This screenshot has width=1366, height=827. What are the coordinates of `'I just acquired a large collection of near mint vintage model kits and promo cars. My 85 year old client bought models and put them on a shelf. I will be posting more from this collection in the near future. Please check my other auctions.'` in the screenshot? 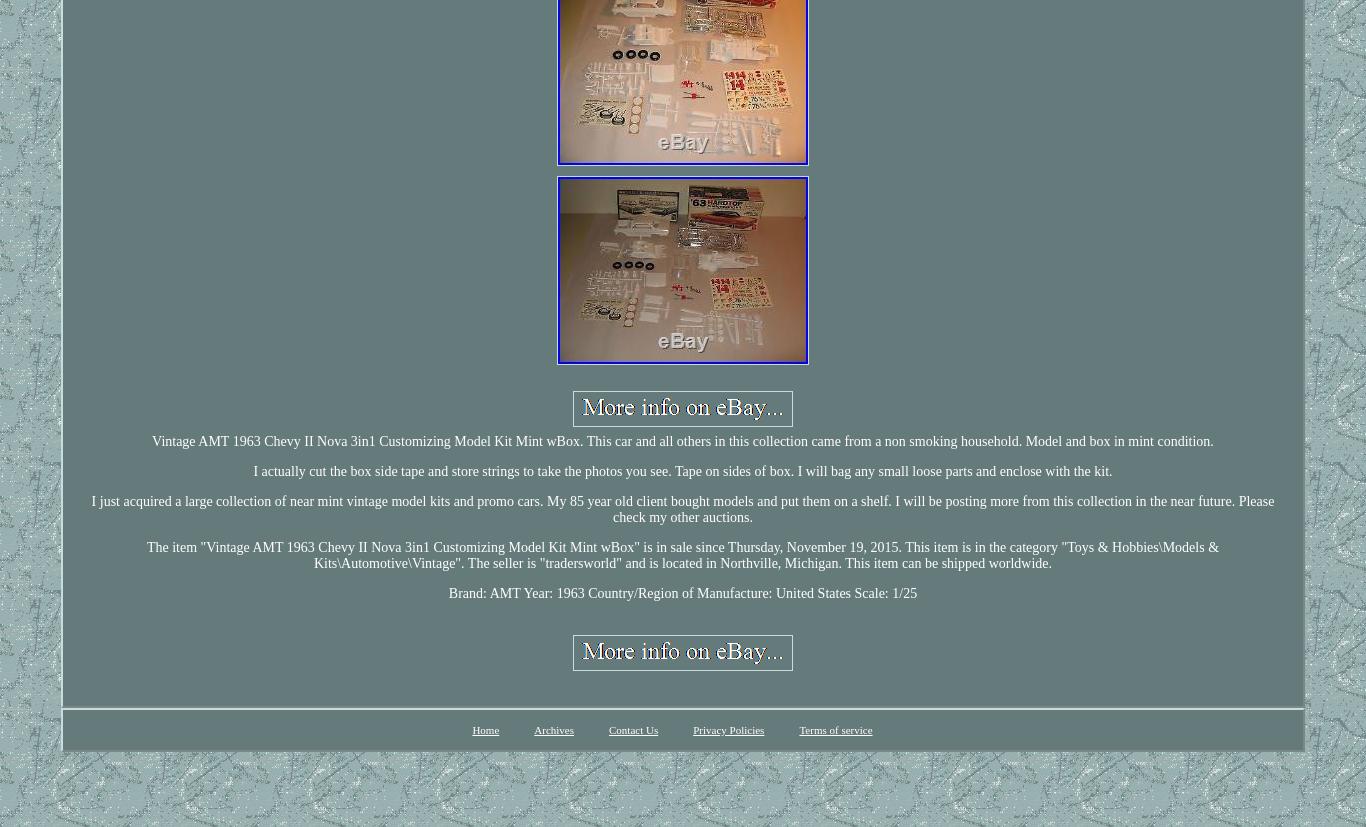 It's located at (90, 507).